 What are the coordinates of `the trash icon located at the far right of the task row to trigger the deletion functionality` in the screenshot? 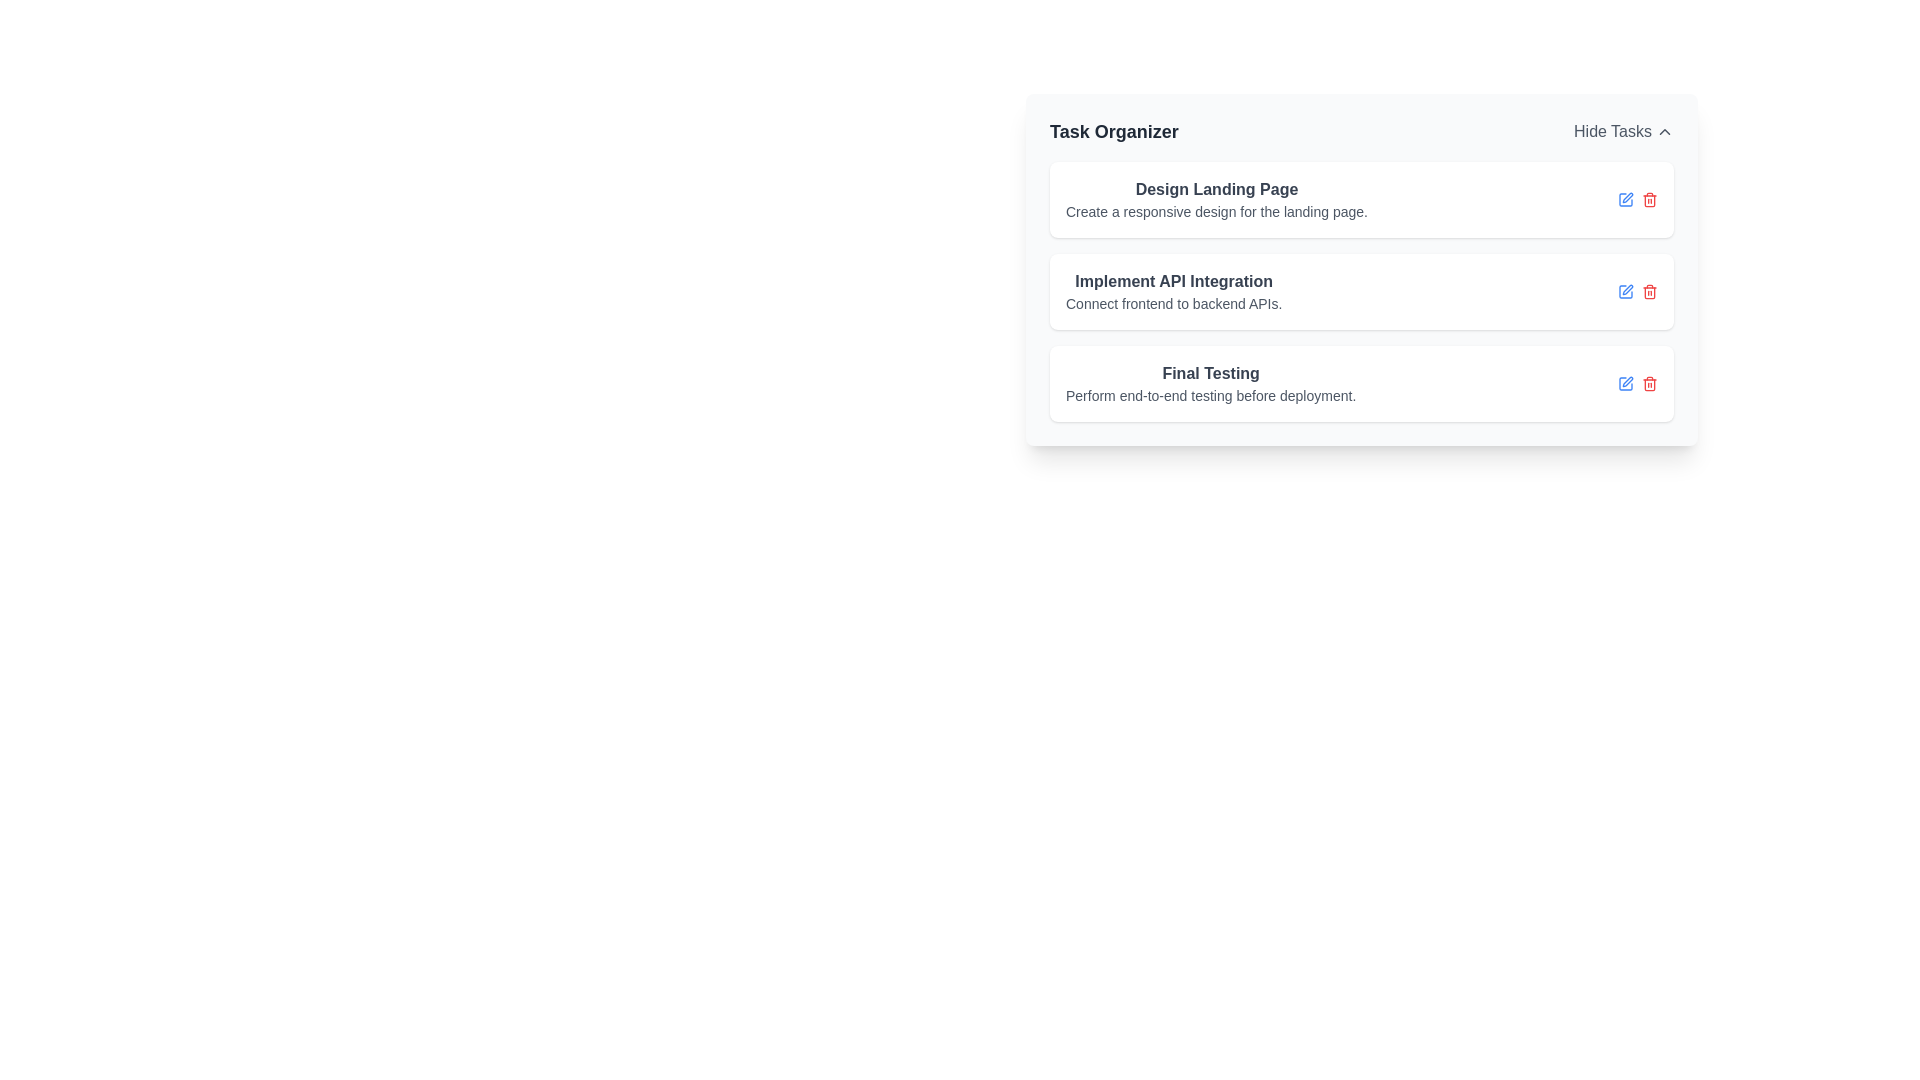 It's located at (1650, 293).